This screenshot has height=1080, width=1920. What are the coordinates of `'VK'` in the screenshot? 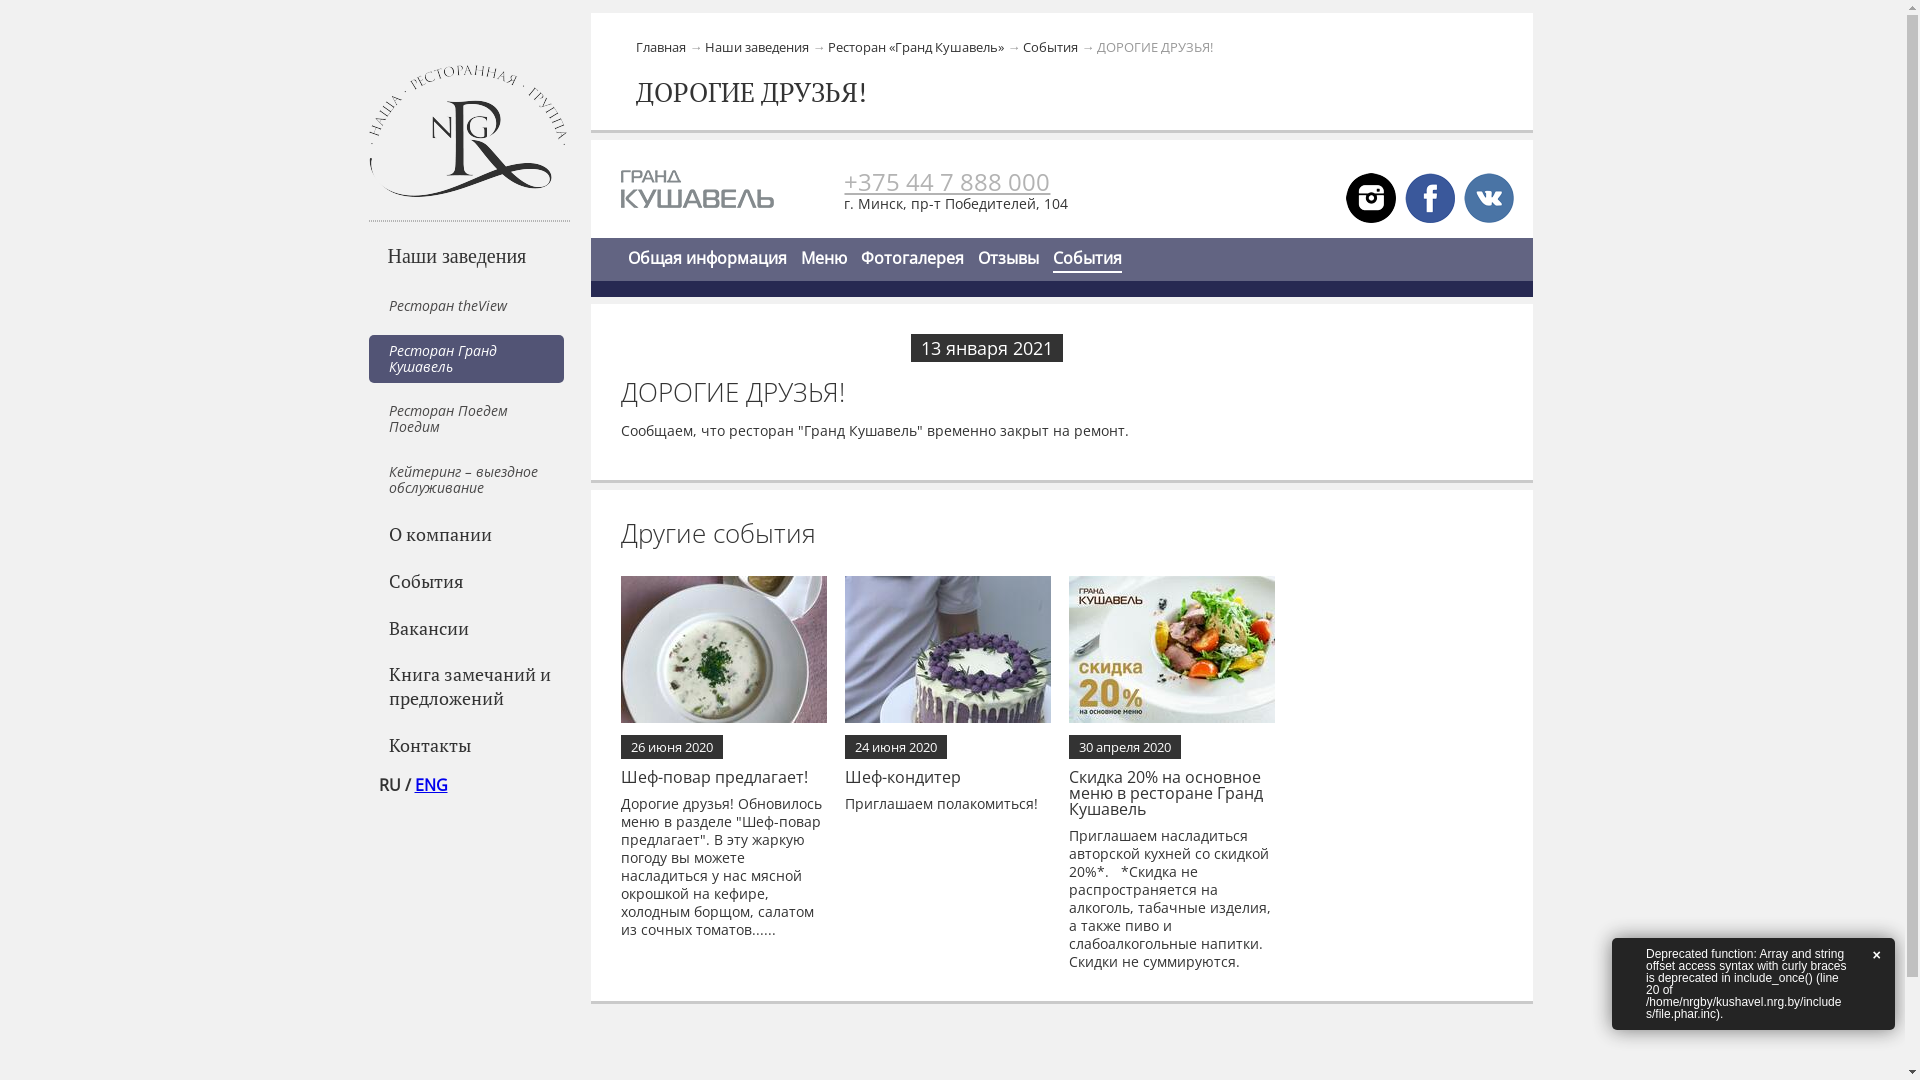 It's located at (1370, 196).